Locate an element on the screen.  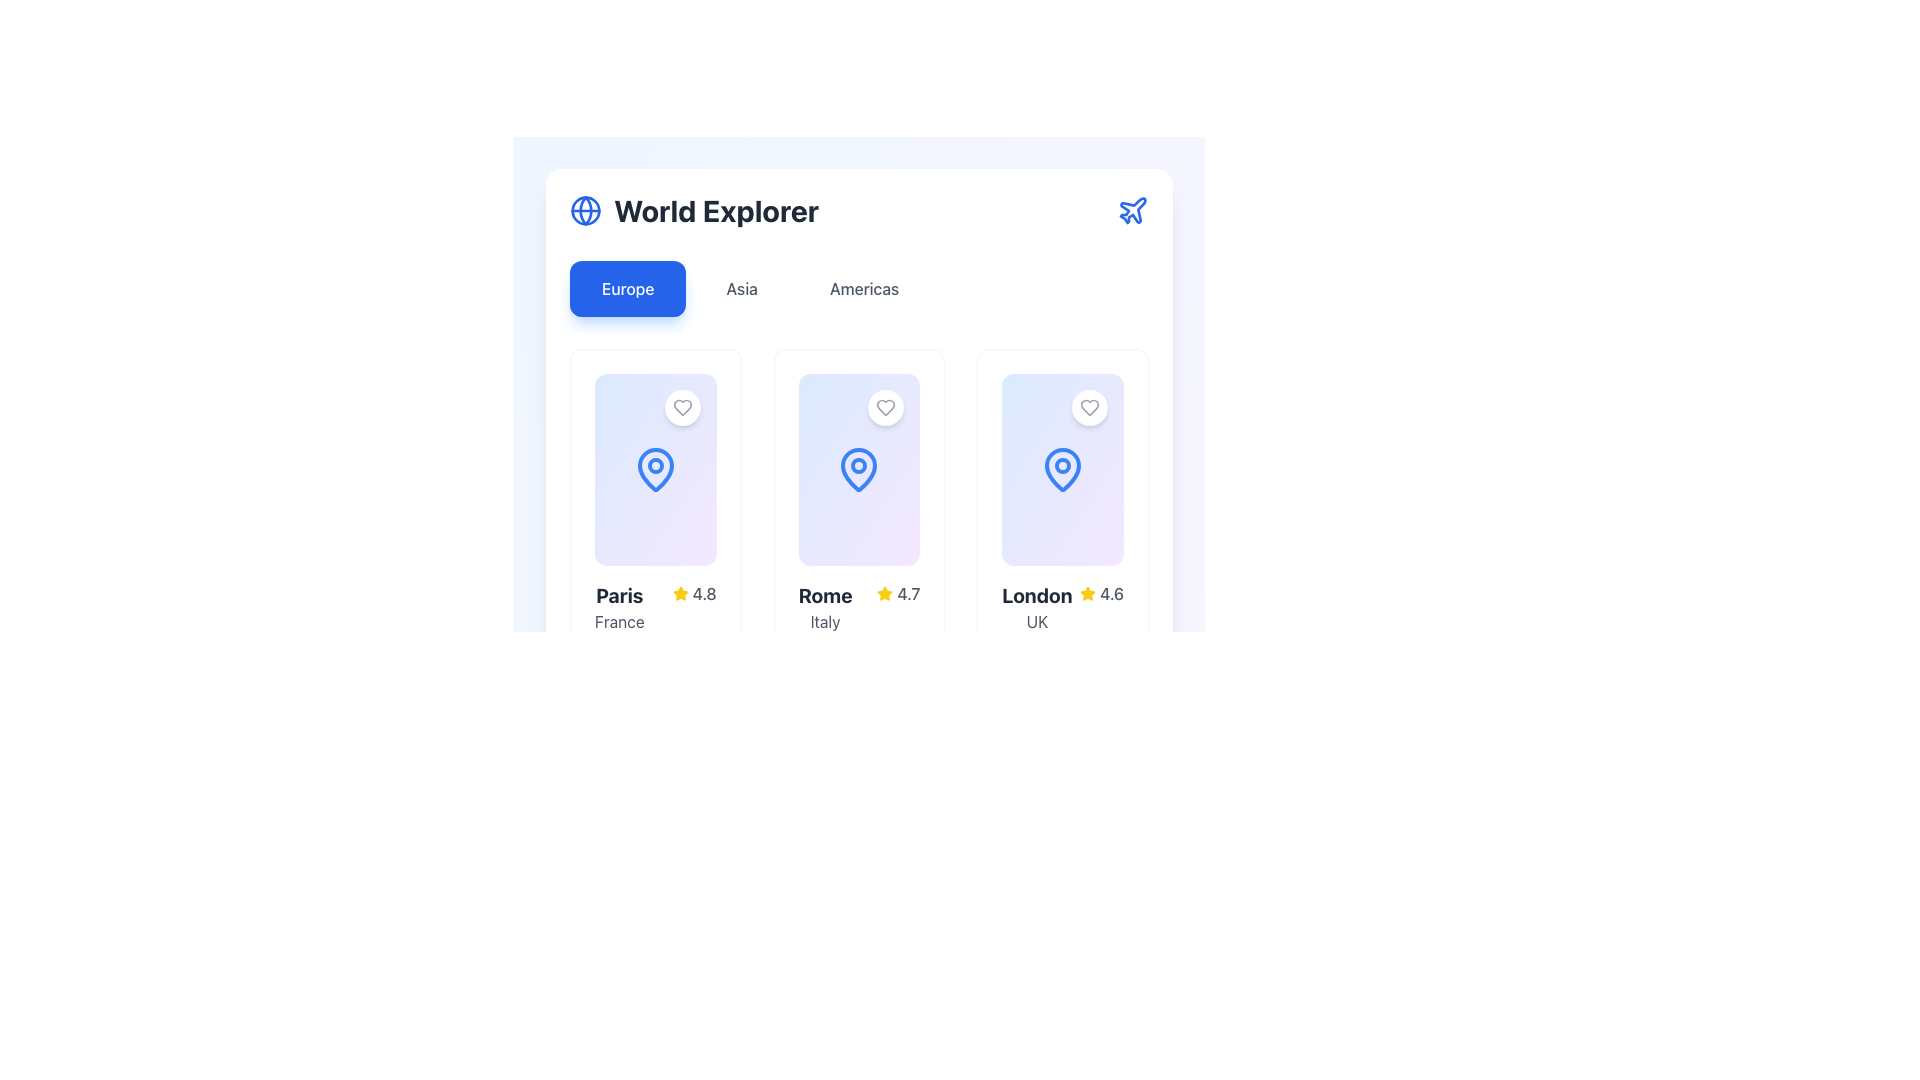
the lower portion of the map pin icon outlined in blue, which is part of the card labeled 'Paris' positioned at the bottom of the view is located at coordinates (655, 470).